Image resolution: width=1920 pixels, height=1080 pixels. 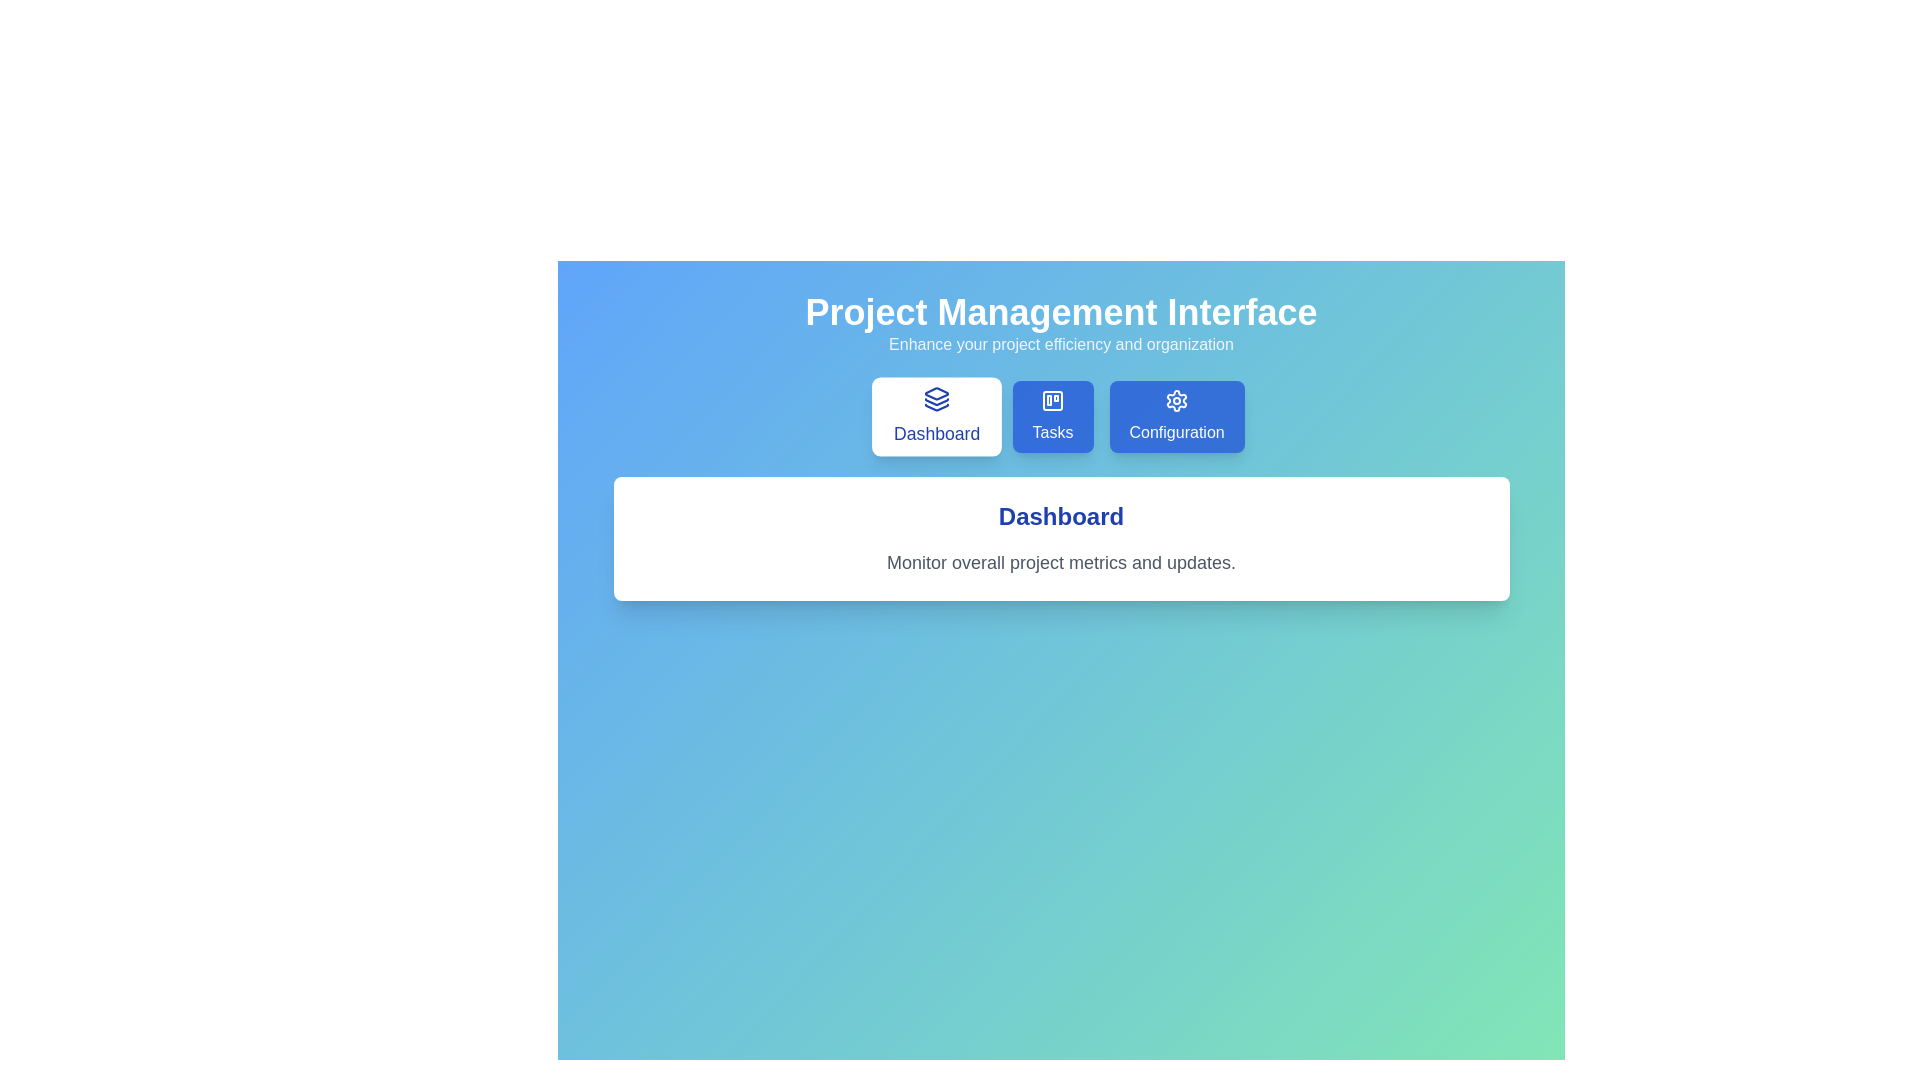 I want to click on the tab labeled Configuration, so click(x=1177, y=415).